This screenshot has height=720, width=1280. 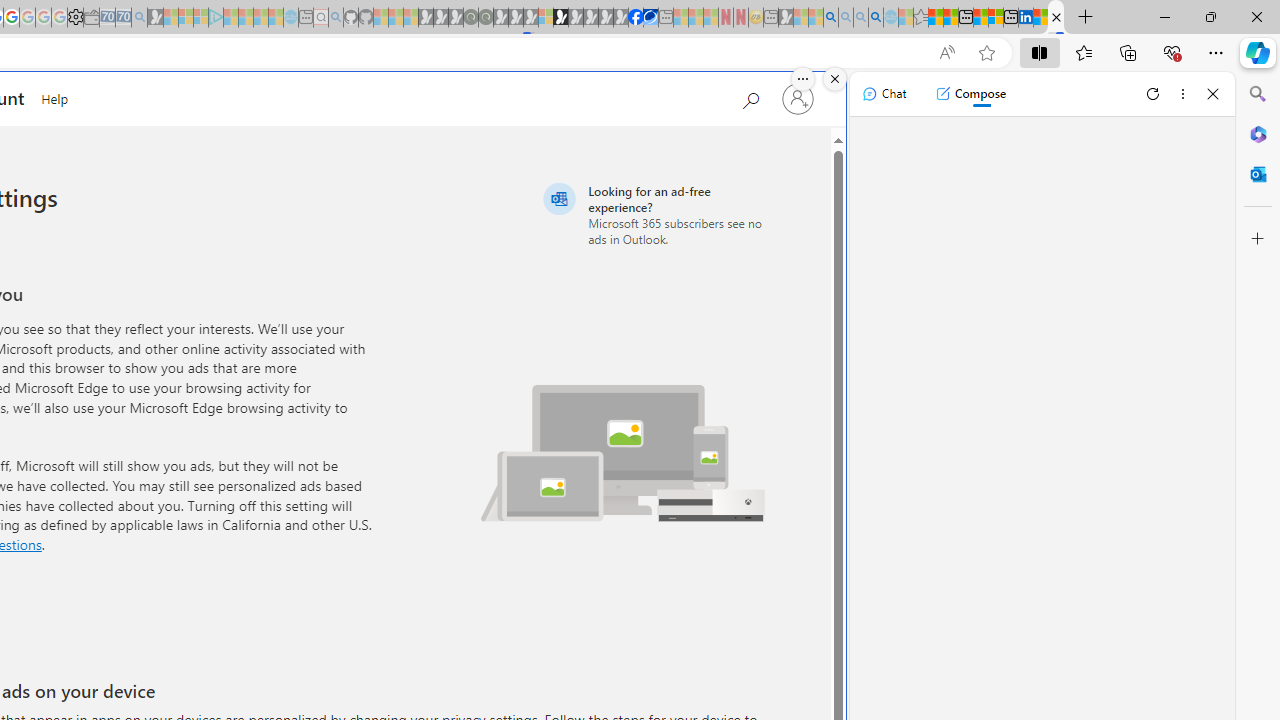 I want to click on 'github - Search - Sleeping', so click(x=336, y=17).